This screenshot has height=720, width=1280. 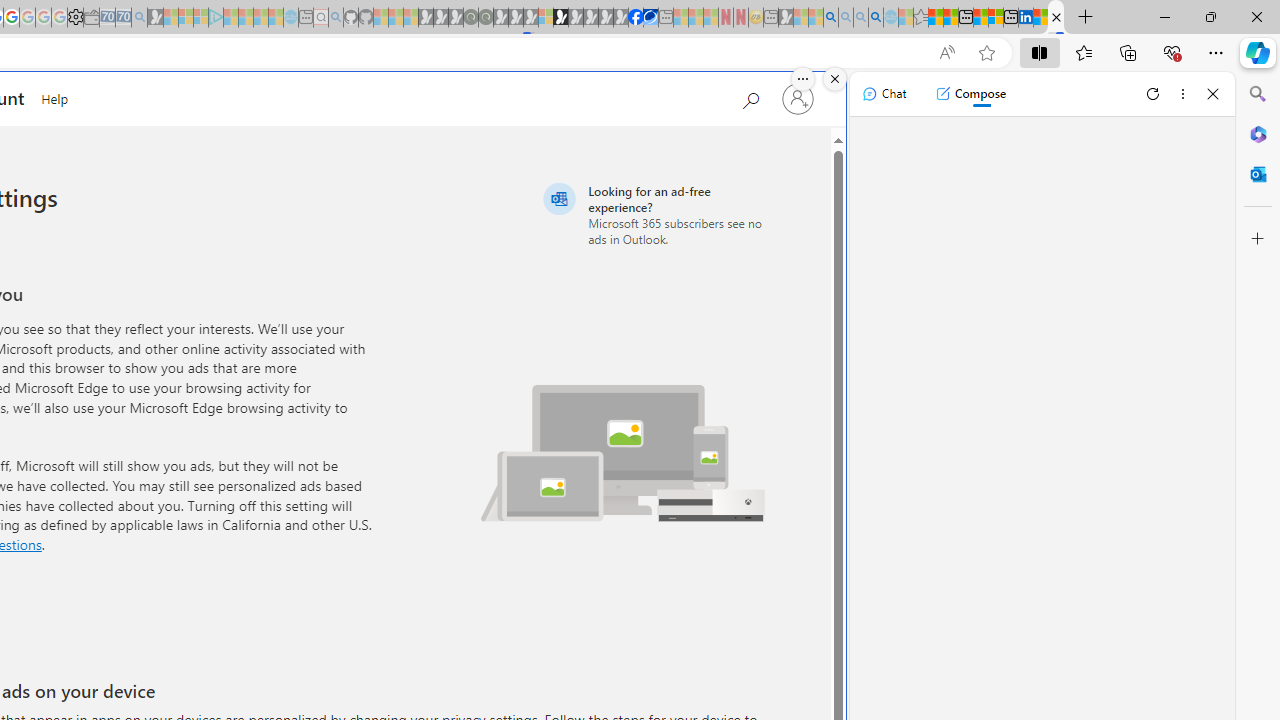 I want to click on 'github - Search - Sleeping', so click(x=336, y=17).